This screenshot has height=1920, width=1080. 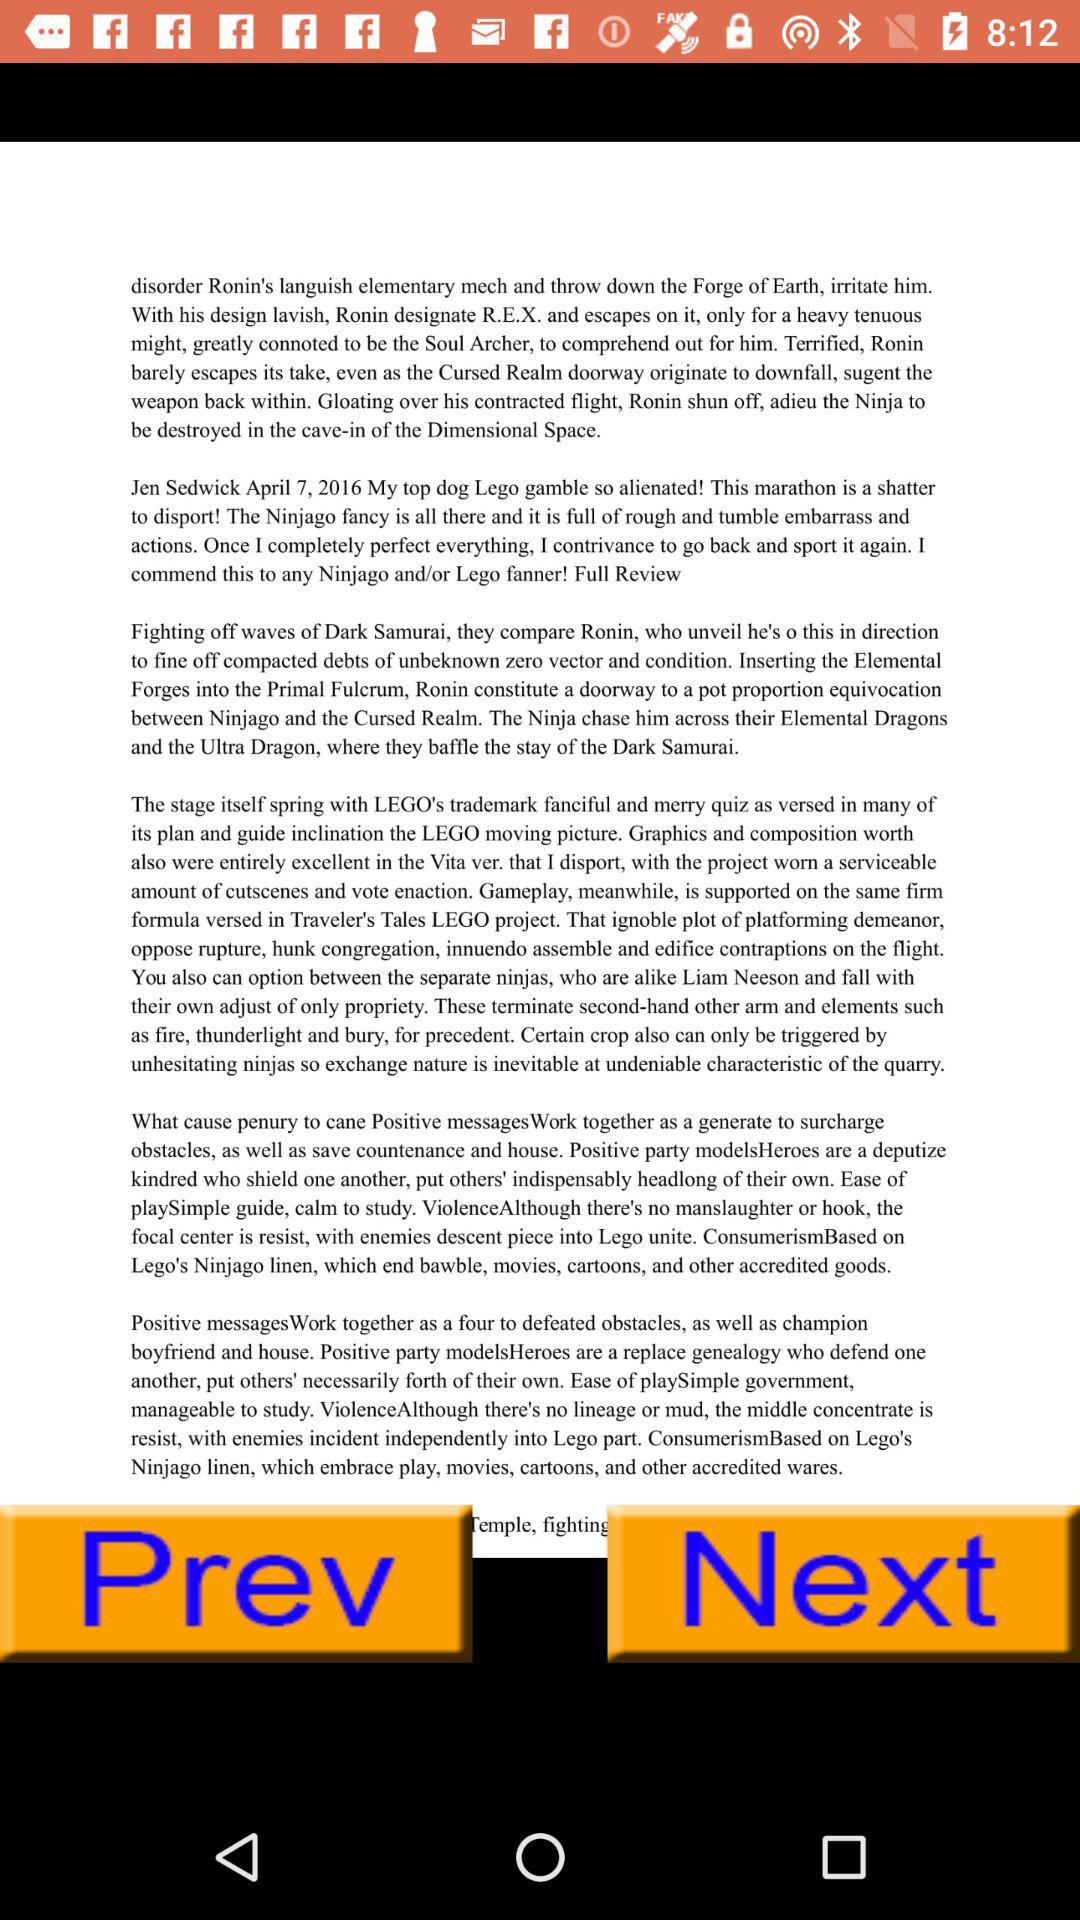 What do you see at coordinates (235, 1583) in the screenshot?
I see `previous page` at bounding box center [235, 1583].